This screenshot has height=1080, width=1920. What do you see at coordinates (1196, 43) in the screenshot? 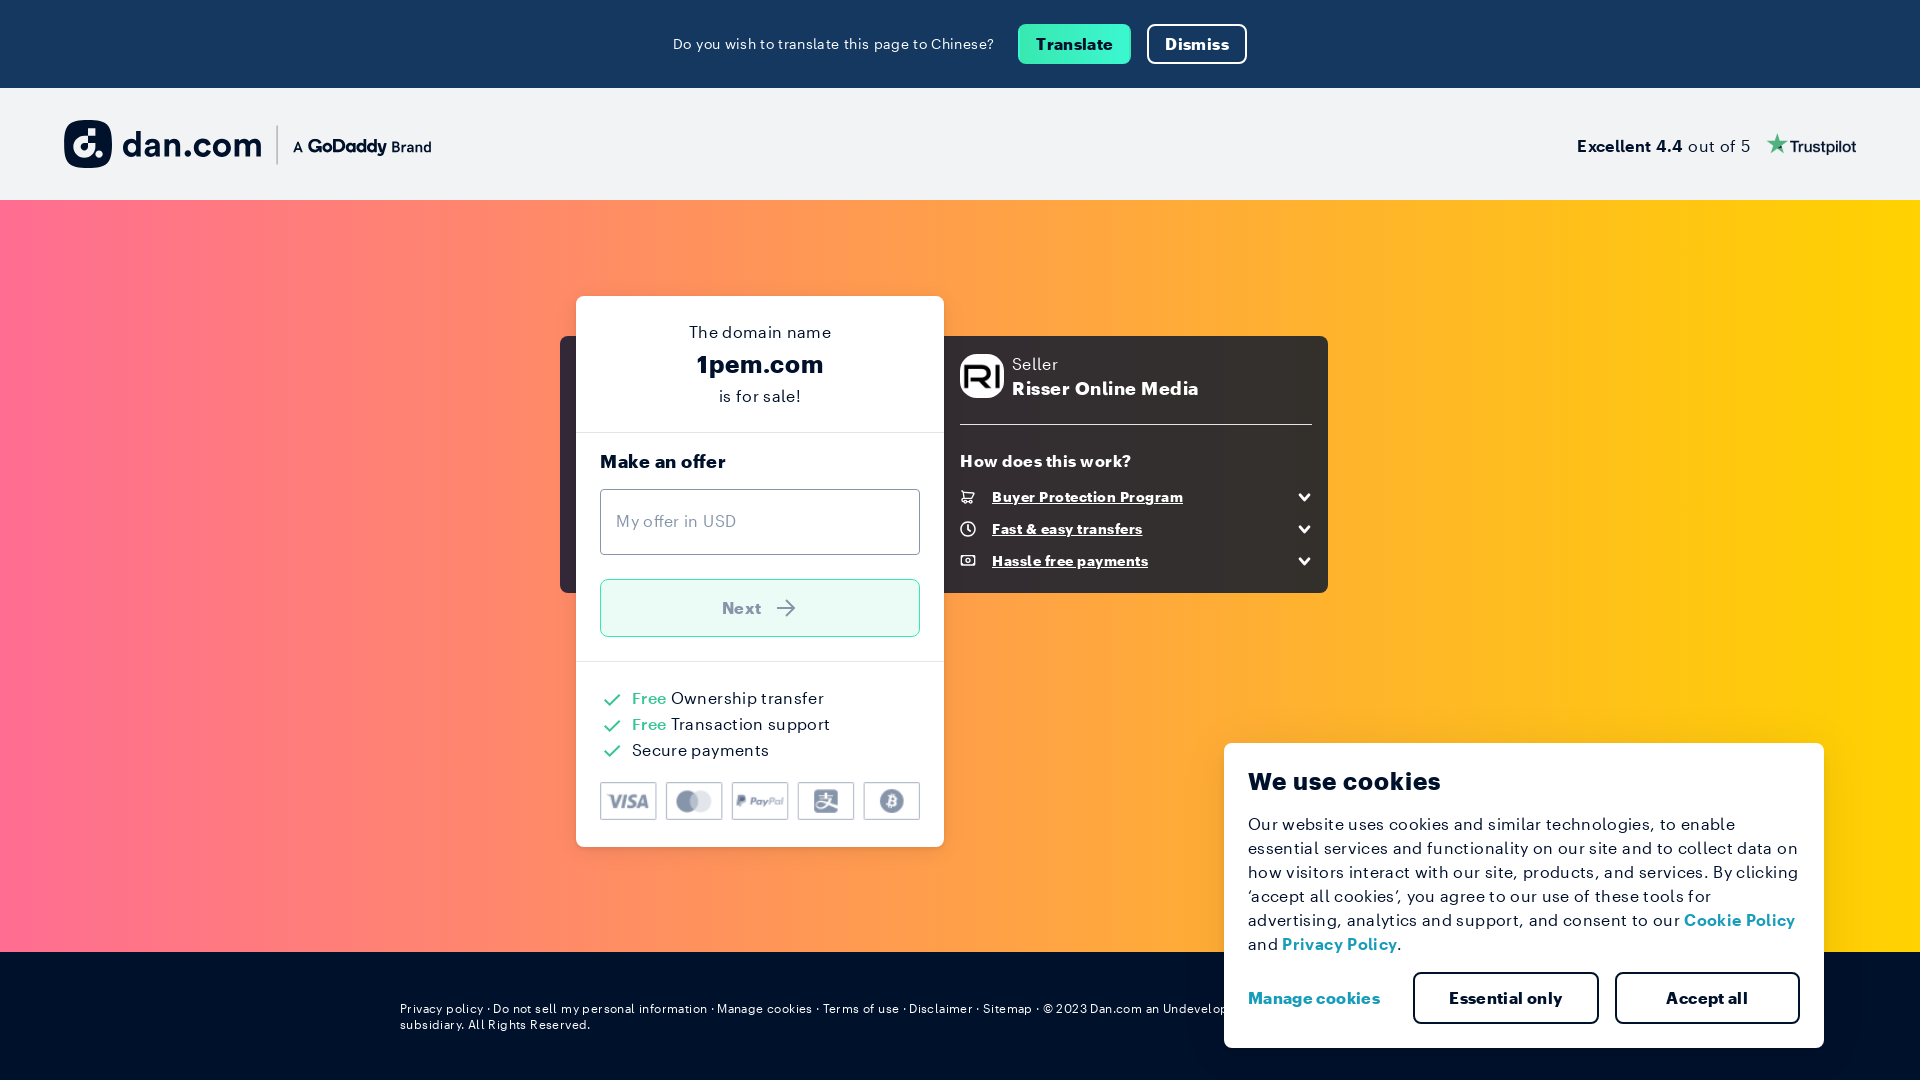
I see `'Dismiss'` at bounding box center [1196, 43].